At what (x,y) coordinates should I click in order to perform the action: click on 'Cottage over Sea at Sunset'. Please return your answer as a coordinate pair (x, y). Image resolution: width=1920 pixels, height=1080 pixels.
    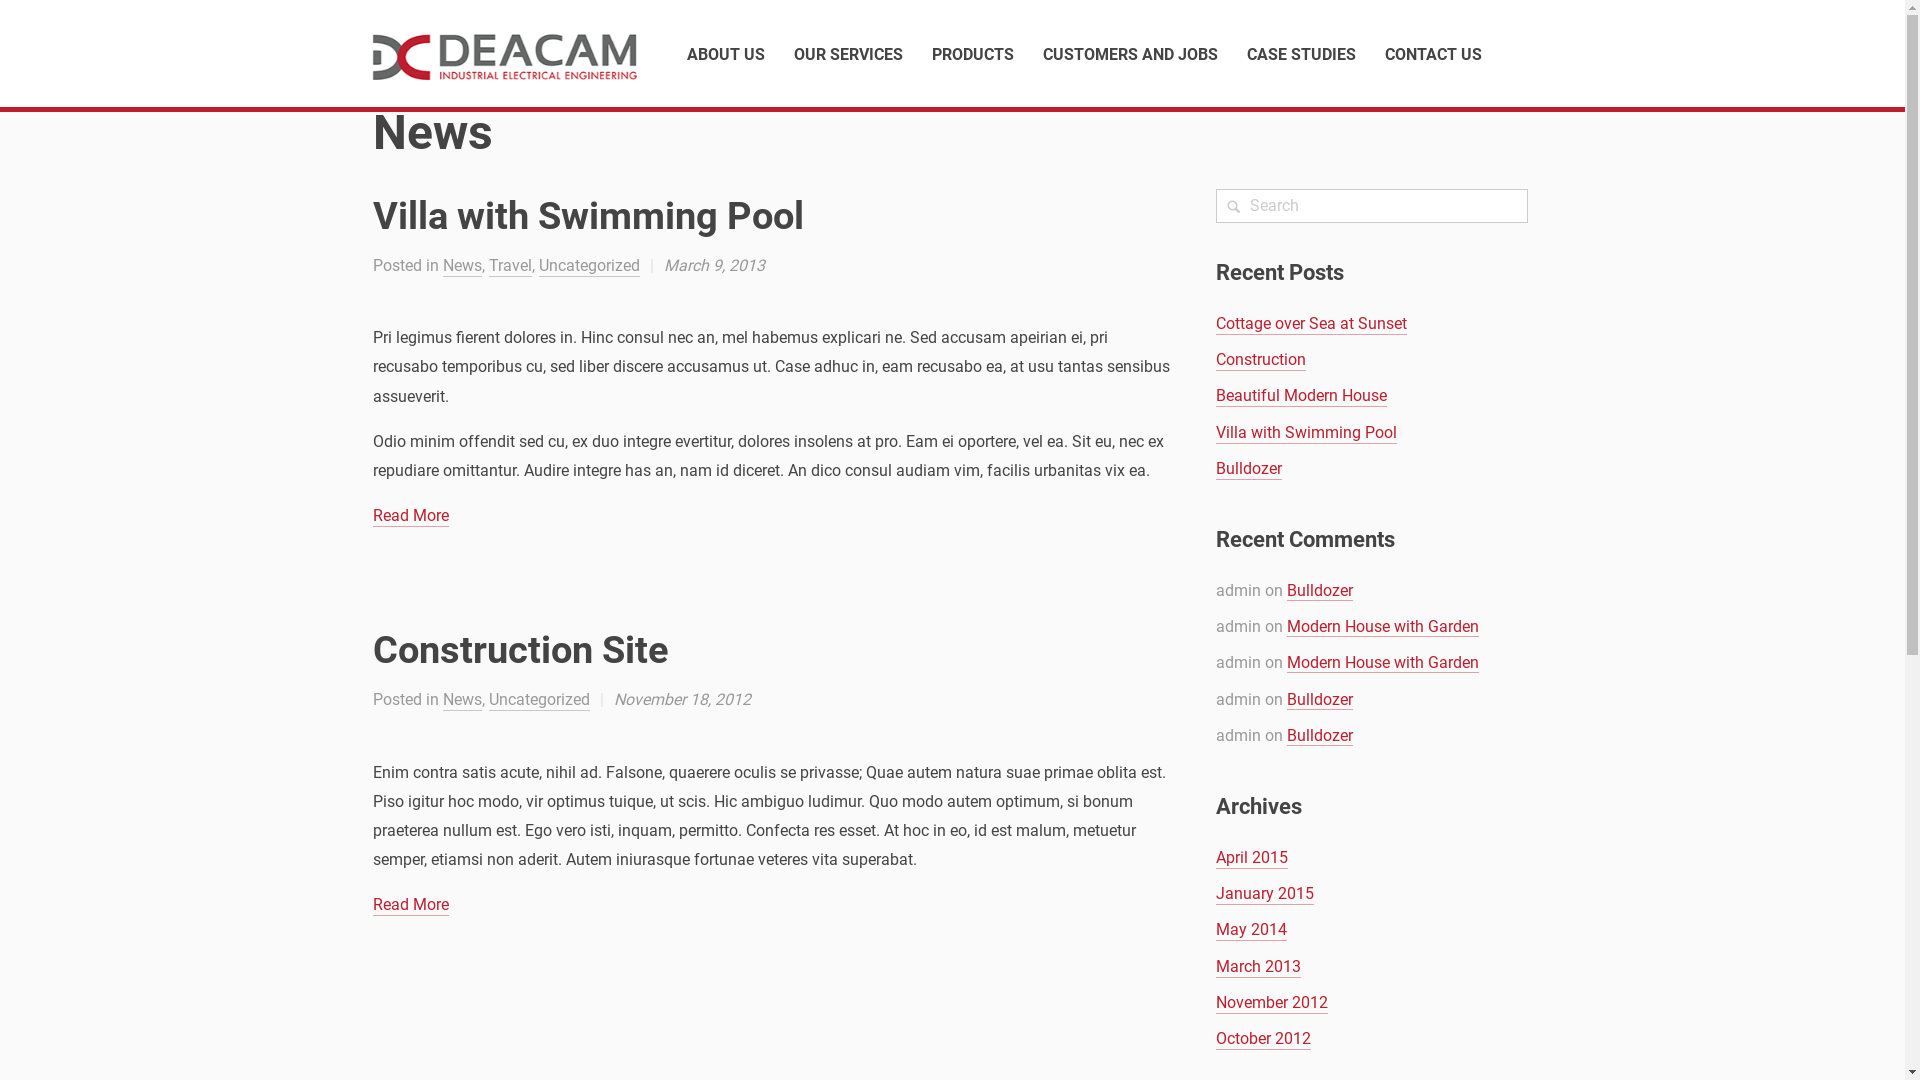
    Looking at the image, I should click on (1214, 323).